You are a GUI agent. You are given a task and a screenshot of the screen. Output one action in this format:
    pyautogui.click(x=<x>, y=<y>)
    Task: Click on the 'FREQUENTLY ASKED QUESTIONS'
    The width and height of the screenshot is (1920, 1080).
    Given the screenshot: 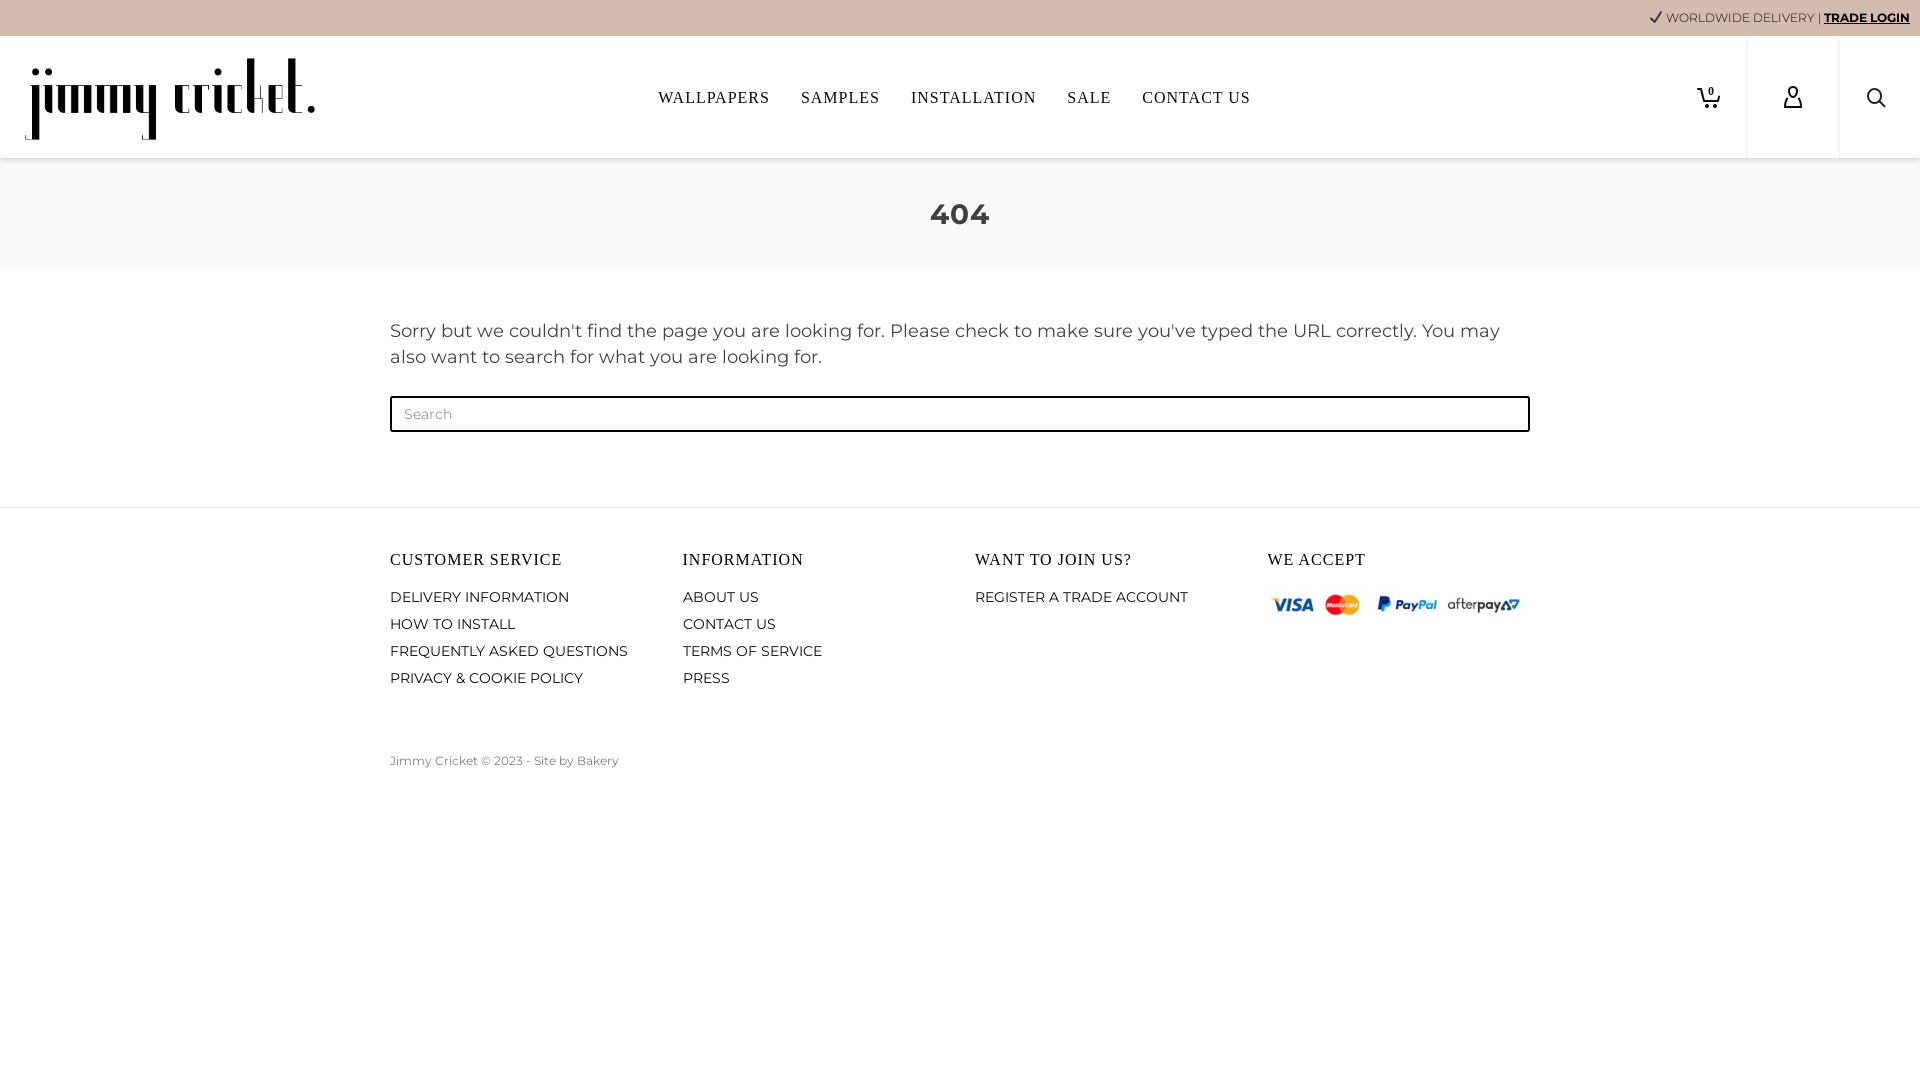 What is the action you would take?
    pyautogui.click(x=389, y=651)
    